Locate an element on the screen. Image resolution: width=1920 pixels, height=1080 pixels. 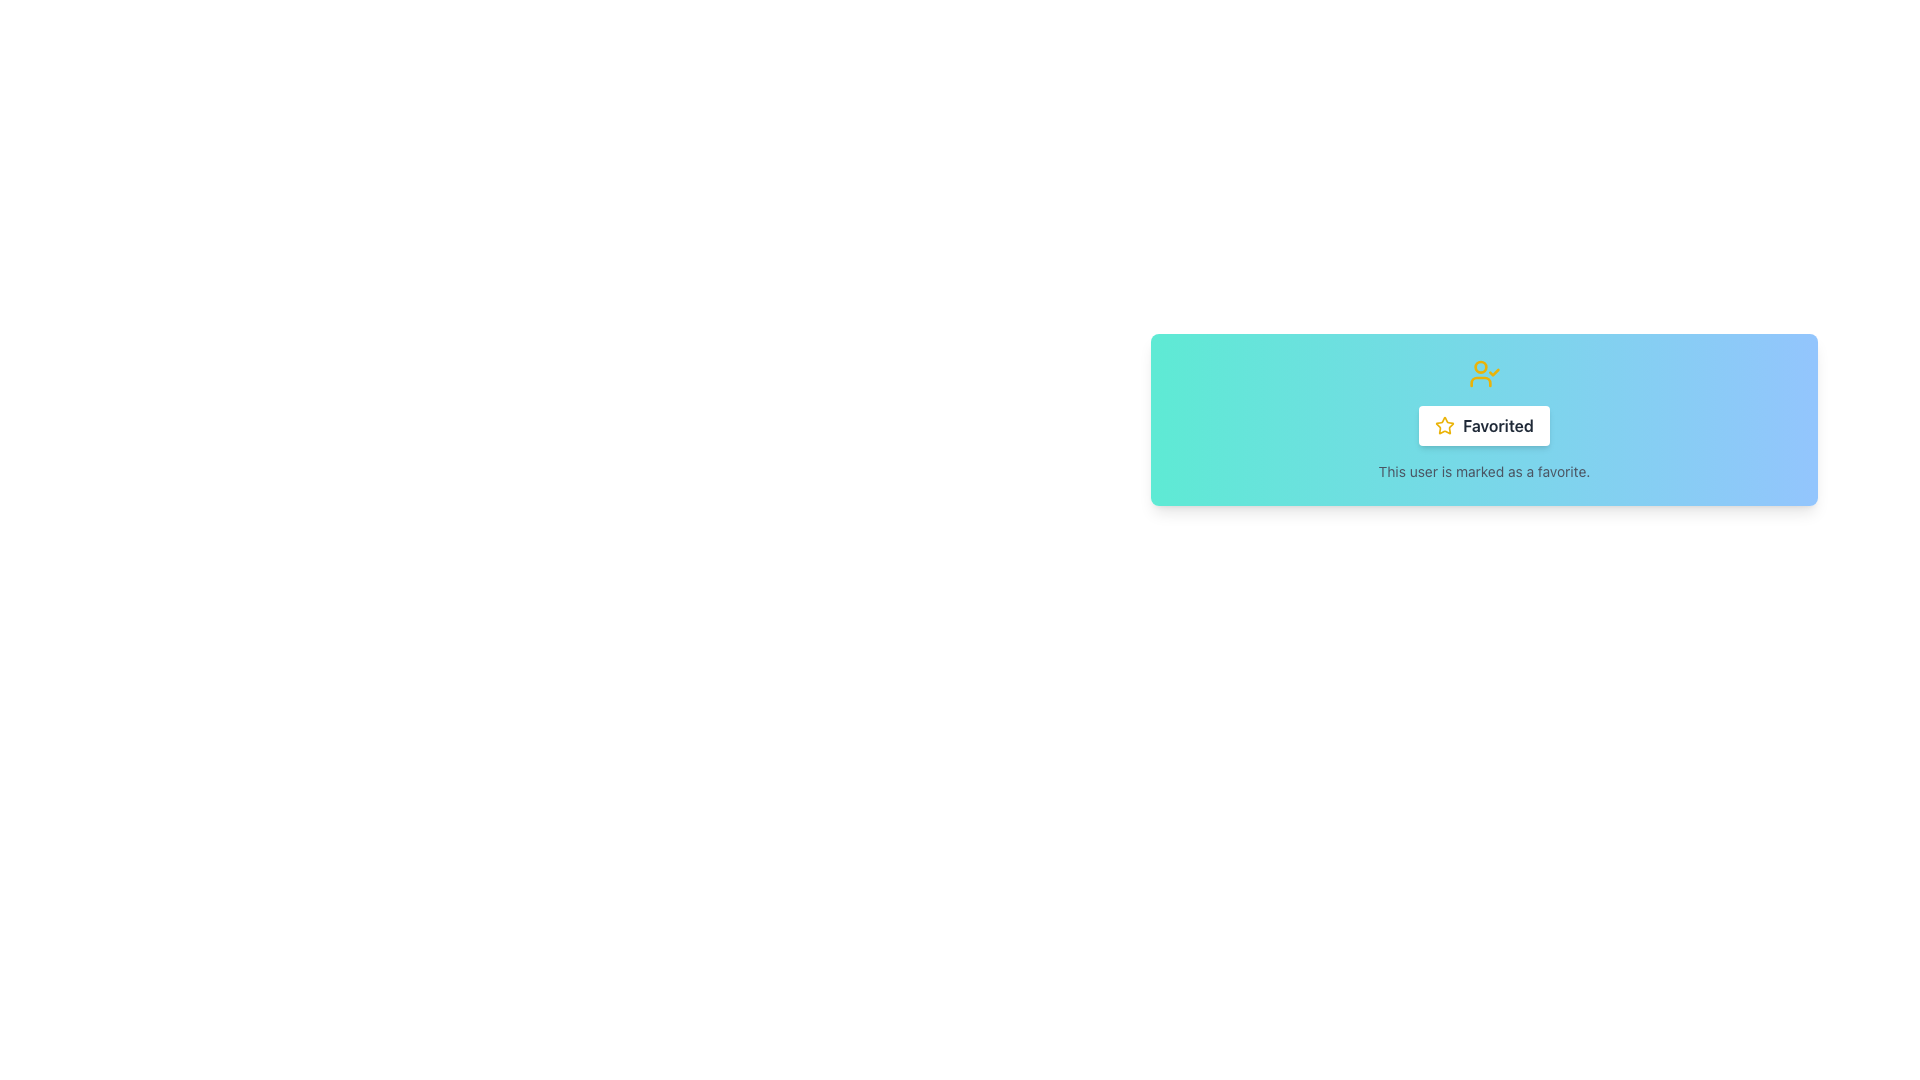
the text label that provides additional information about the state of a user being marked as a favorite, located beneath the 'Favorited' button at the bottom center of the card with a gradient background is located at coordinates (1484, 471).